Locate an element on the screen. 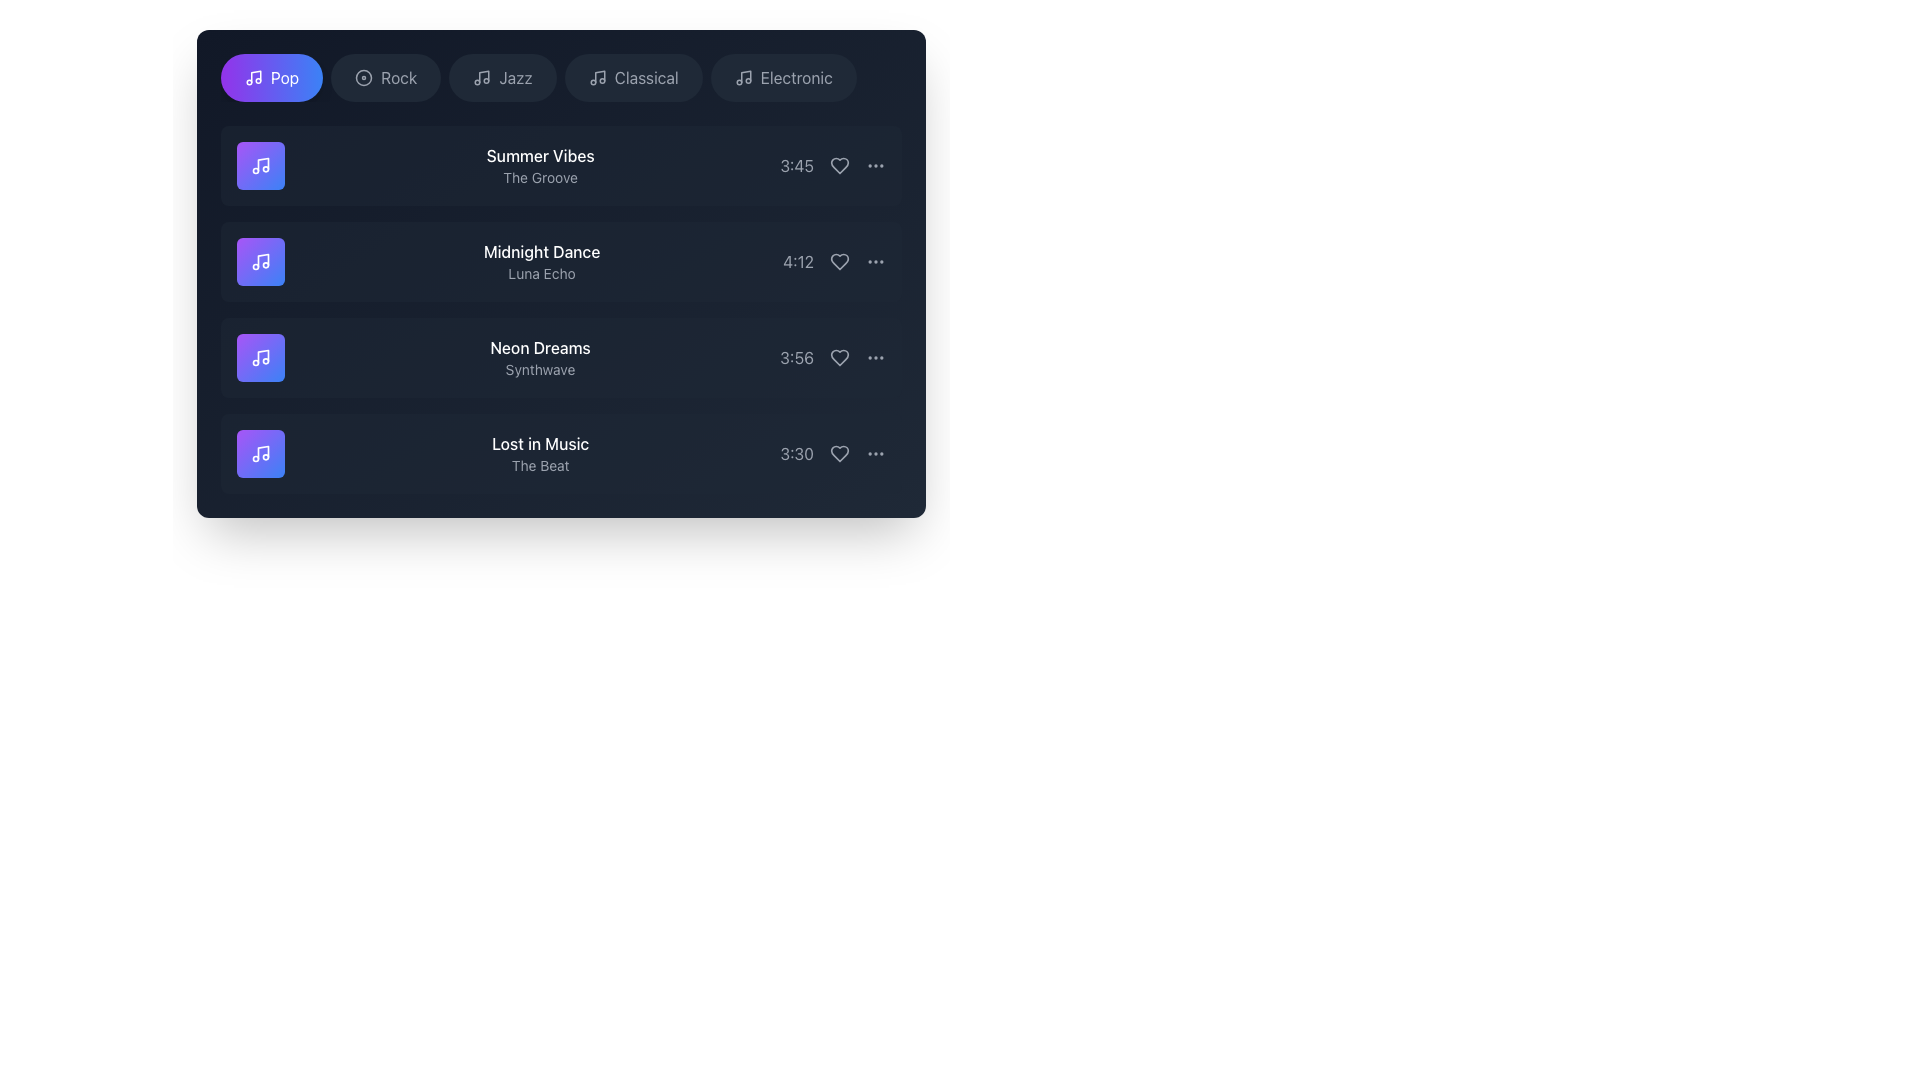 The height and width of the screenshot is (1080, 1920). the 'Electronic' genre label, which is the last item in a horizontal list of music genre labels is located at coordinates (795, 76).